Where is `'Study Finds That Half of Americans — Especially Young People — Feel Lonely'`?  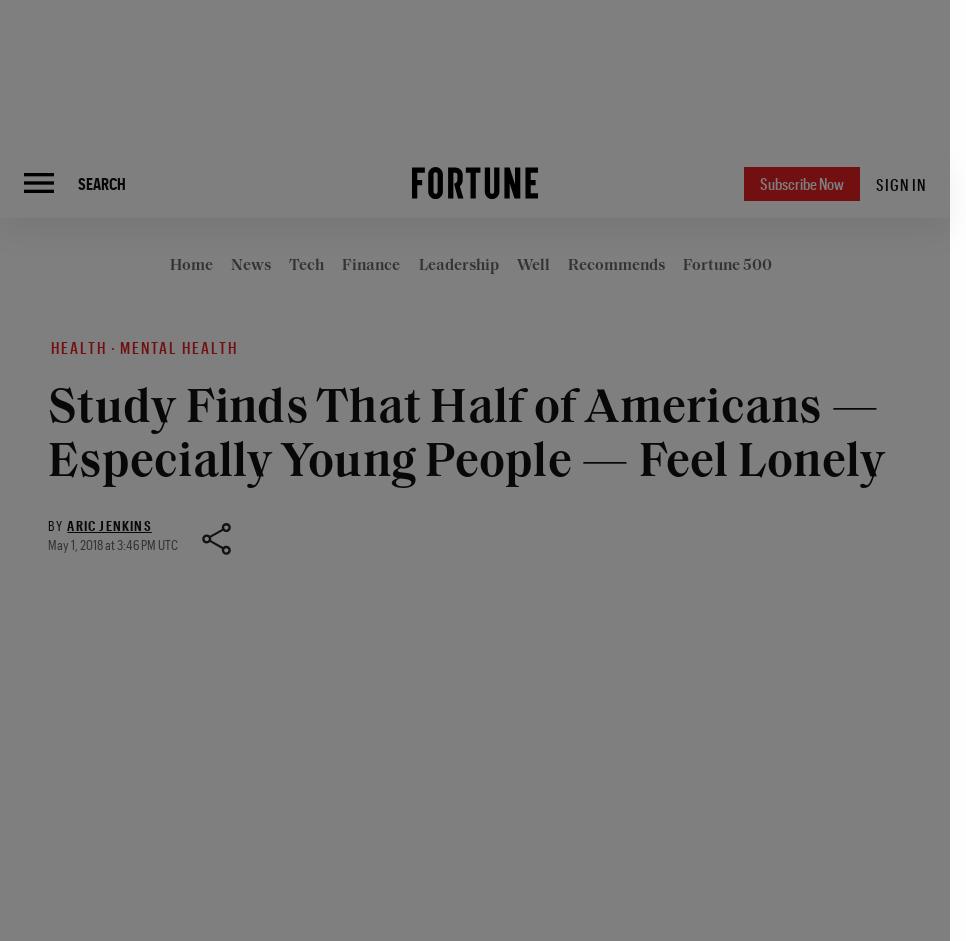 'Study Finds That Half of Americans — Especially Young People — Feel Lonely' is located at coordinates (466, 437).